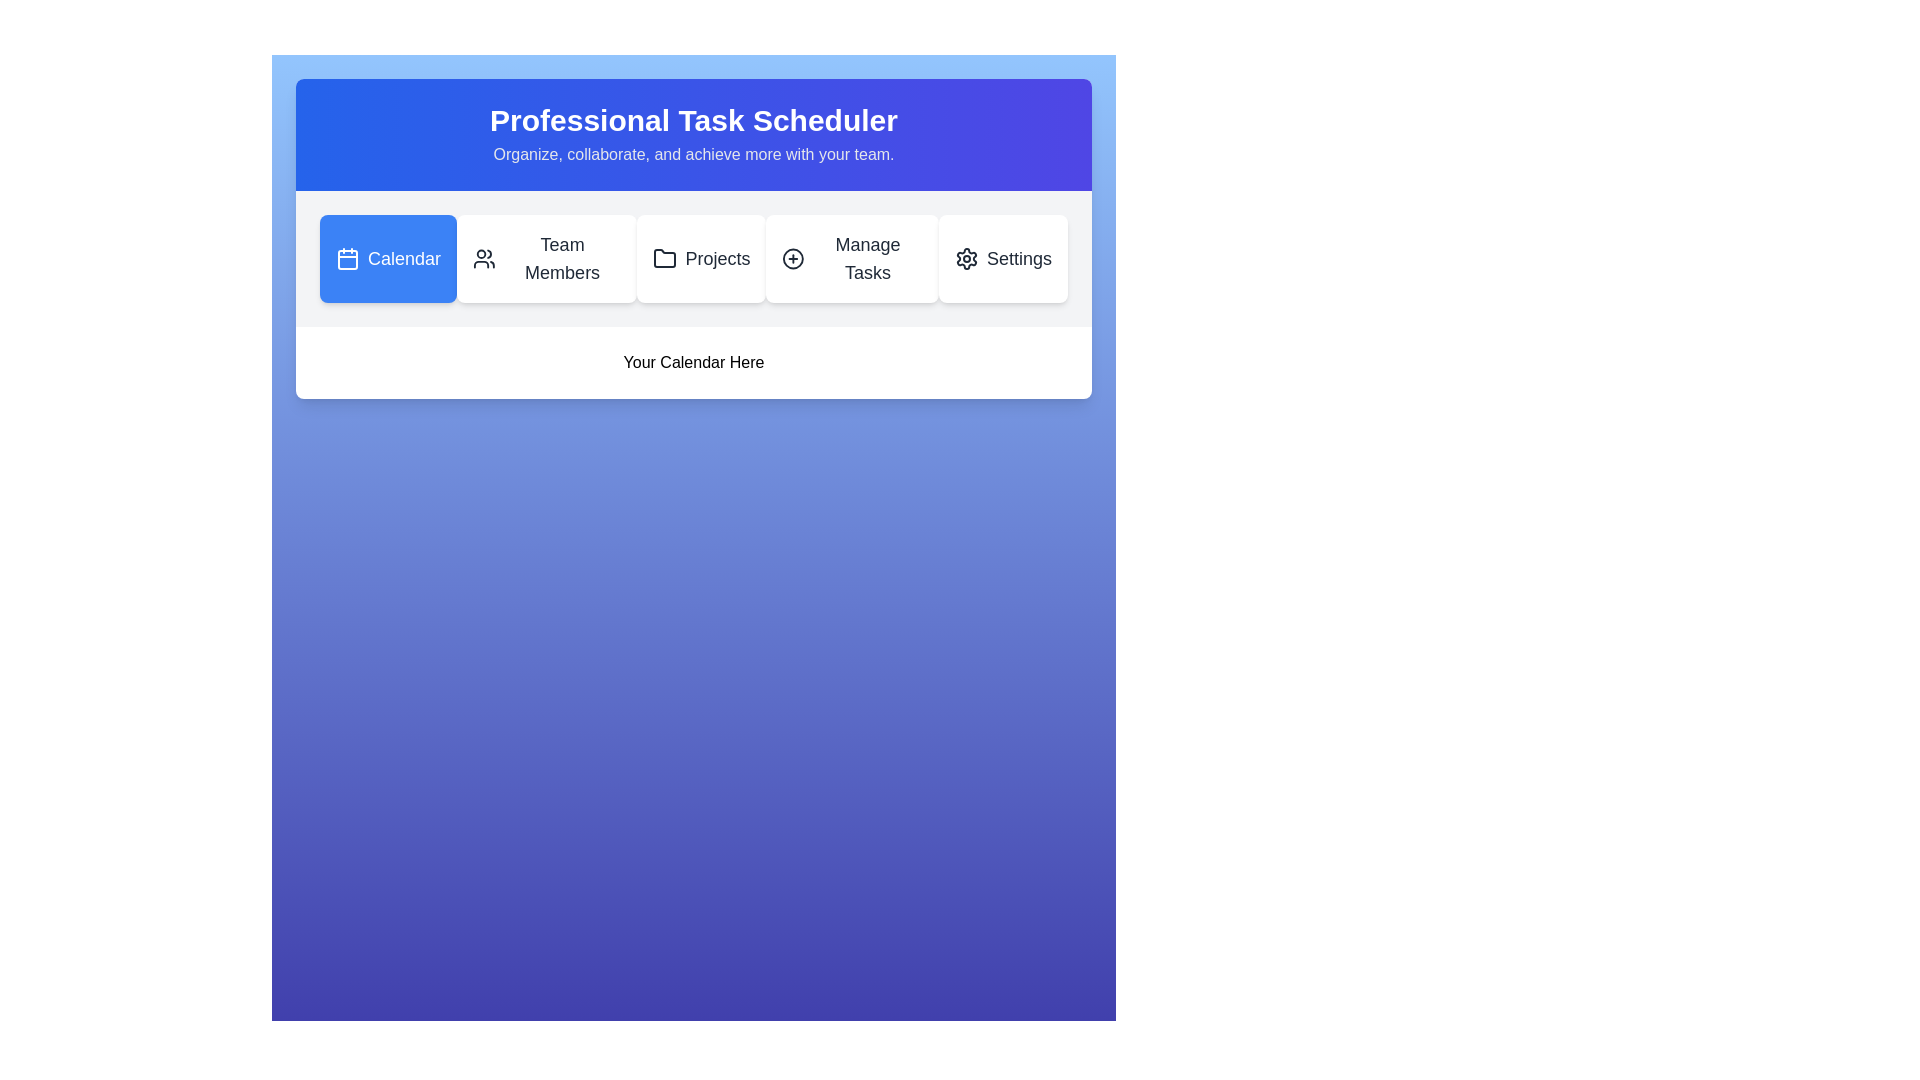 The image size is (1920, 1080). I want to click on the text label that denotes the calendar section, located centrally beneath the navigation buttons, so click(694, 362).